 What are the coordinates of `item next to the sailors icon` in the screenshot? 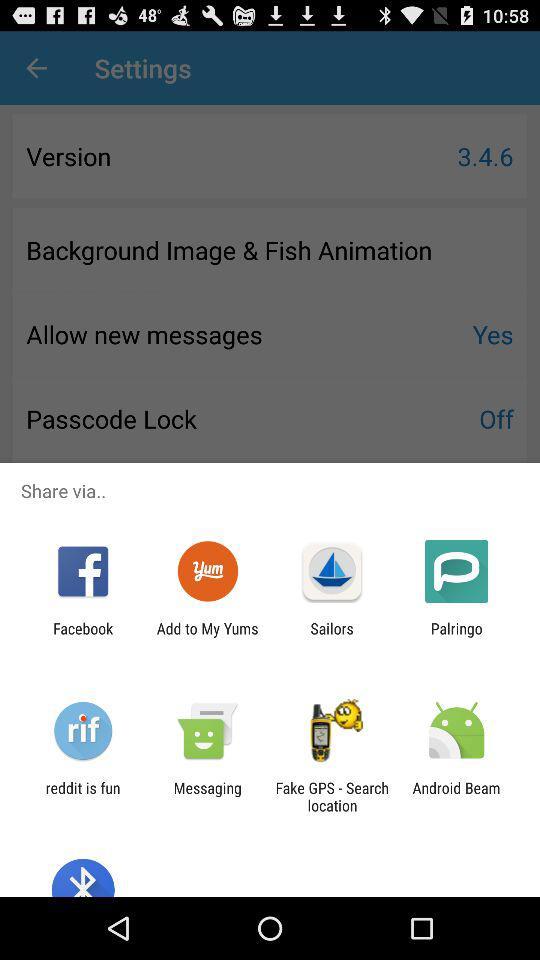 It's located at (206, 636).